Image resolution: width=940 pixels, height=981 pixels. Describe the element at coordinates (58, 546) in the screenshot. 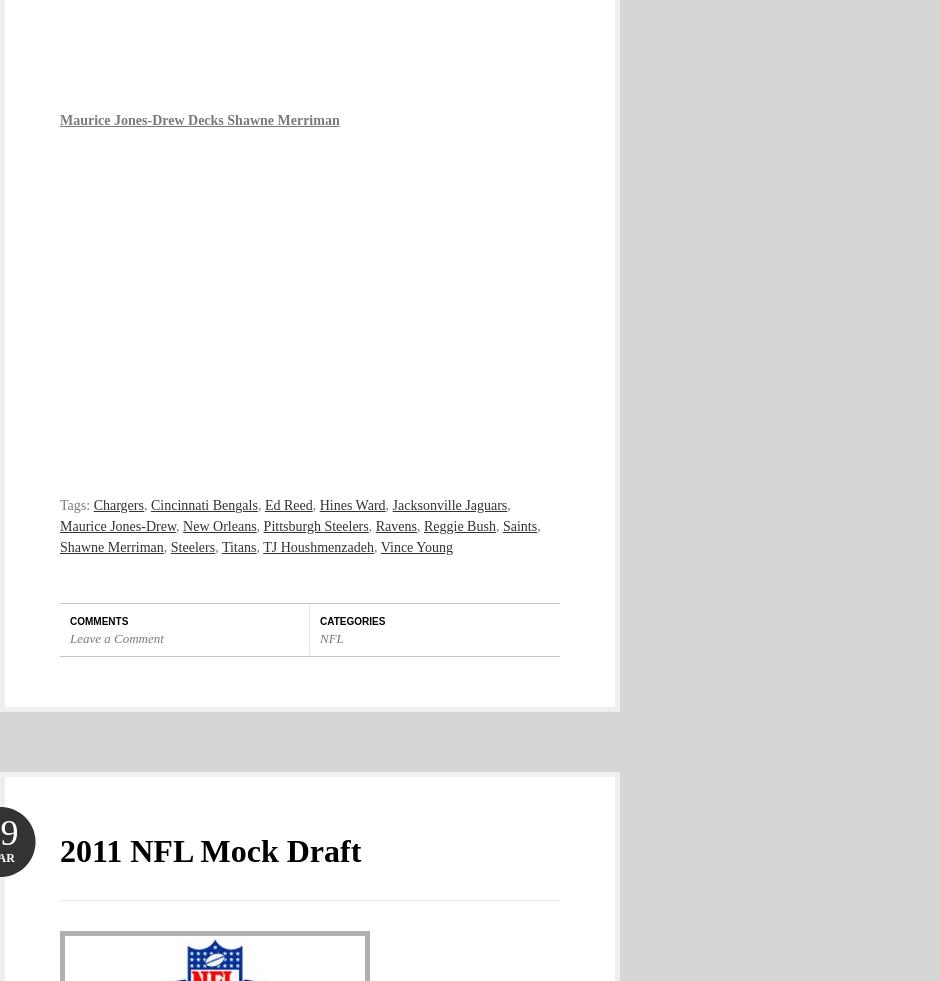

I see `'Shawne Merriman'` at that location.